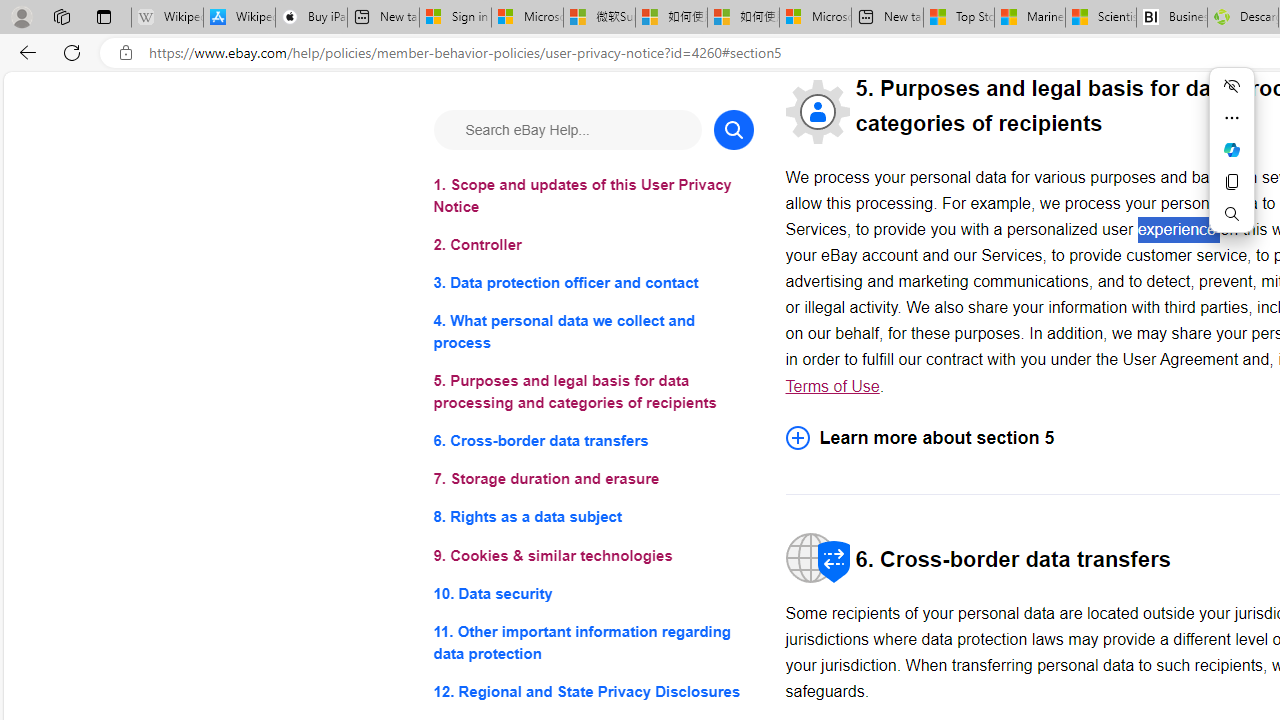 The height and width of the screenshot is (720, 1280). What do you see at coordinates (592, 479) in the screenshot?
I see `'7. Storage duration and erasure'` at bounding box center [592, 479].